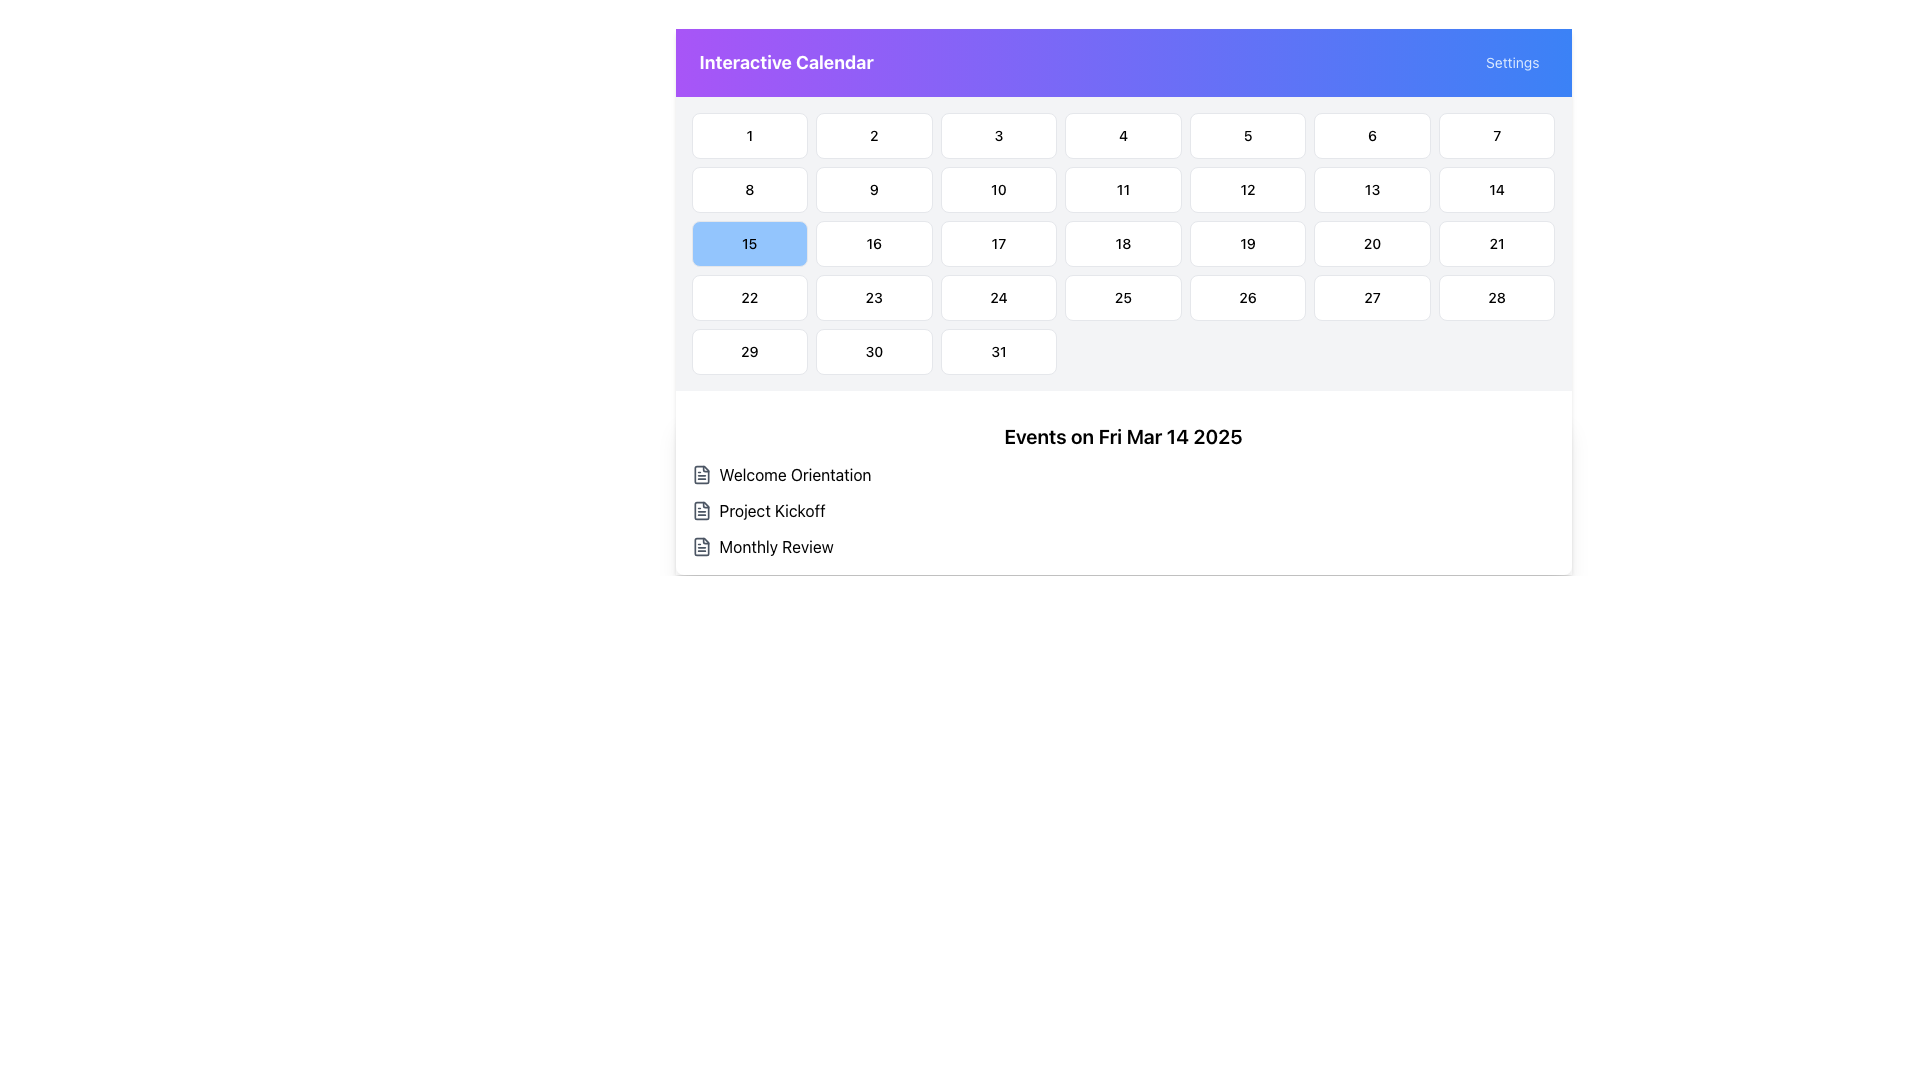 The image size is (1920, 1080). What do you see at coordinates (874, 189) in the screenshot?
I see `the textual label displaying the number '9' in the calendar UI` at bounding box center [874, 189].